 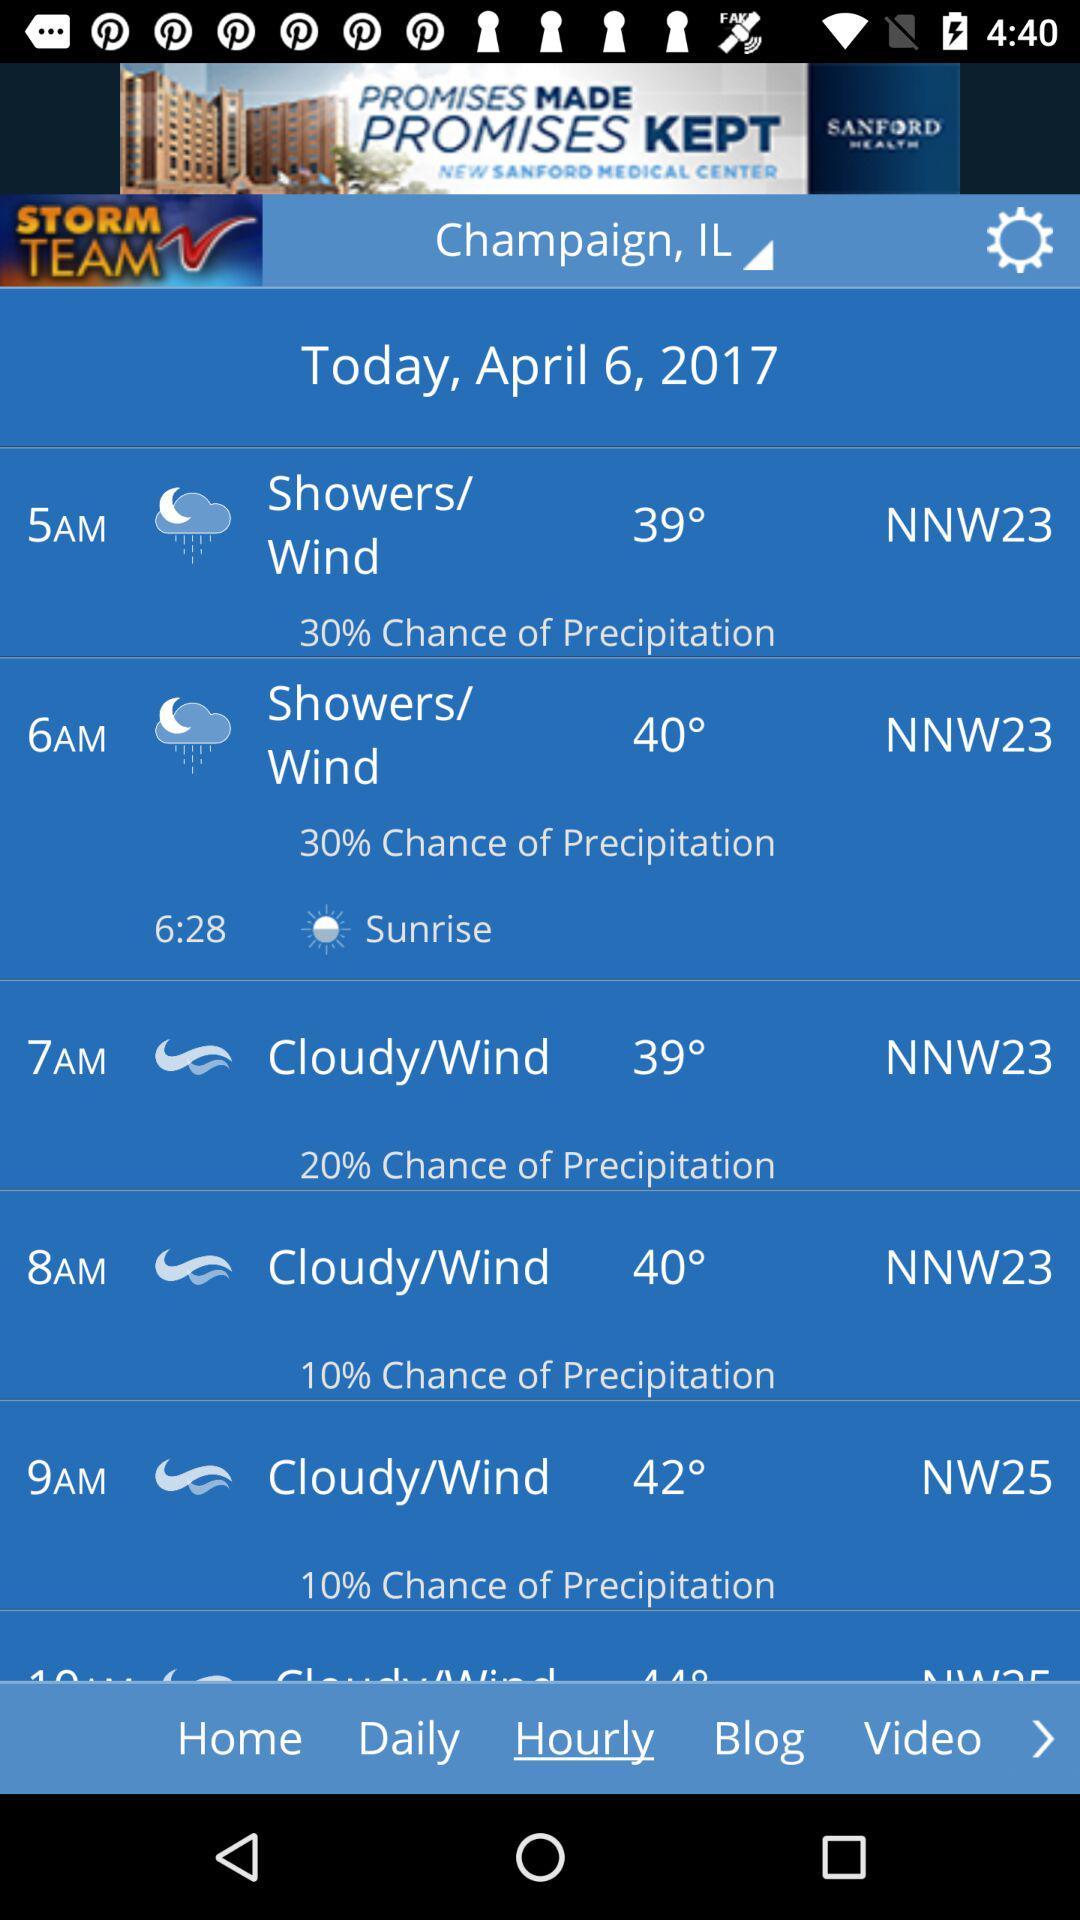 I want to click on swipe next option, so click(x=1042, y=1737).